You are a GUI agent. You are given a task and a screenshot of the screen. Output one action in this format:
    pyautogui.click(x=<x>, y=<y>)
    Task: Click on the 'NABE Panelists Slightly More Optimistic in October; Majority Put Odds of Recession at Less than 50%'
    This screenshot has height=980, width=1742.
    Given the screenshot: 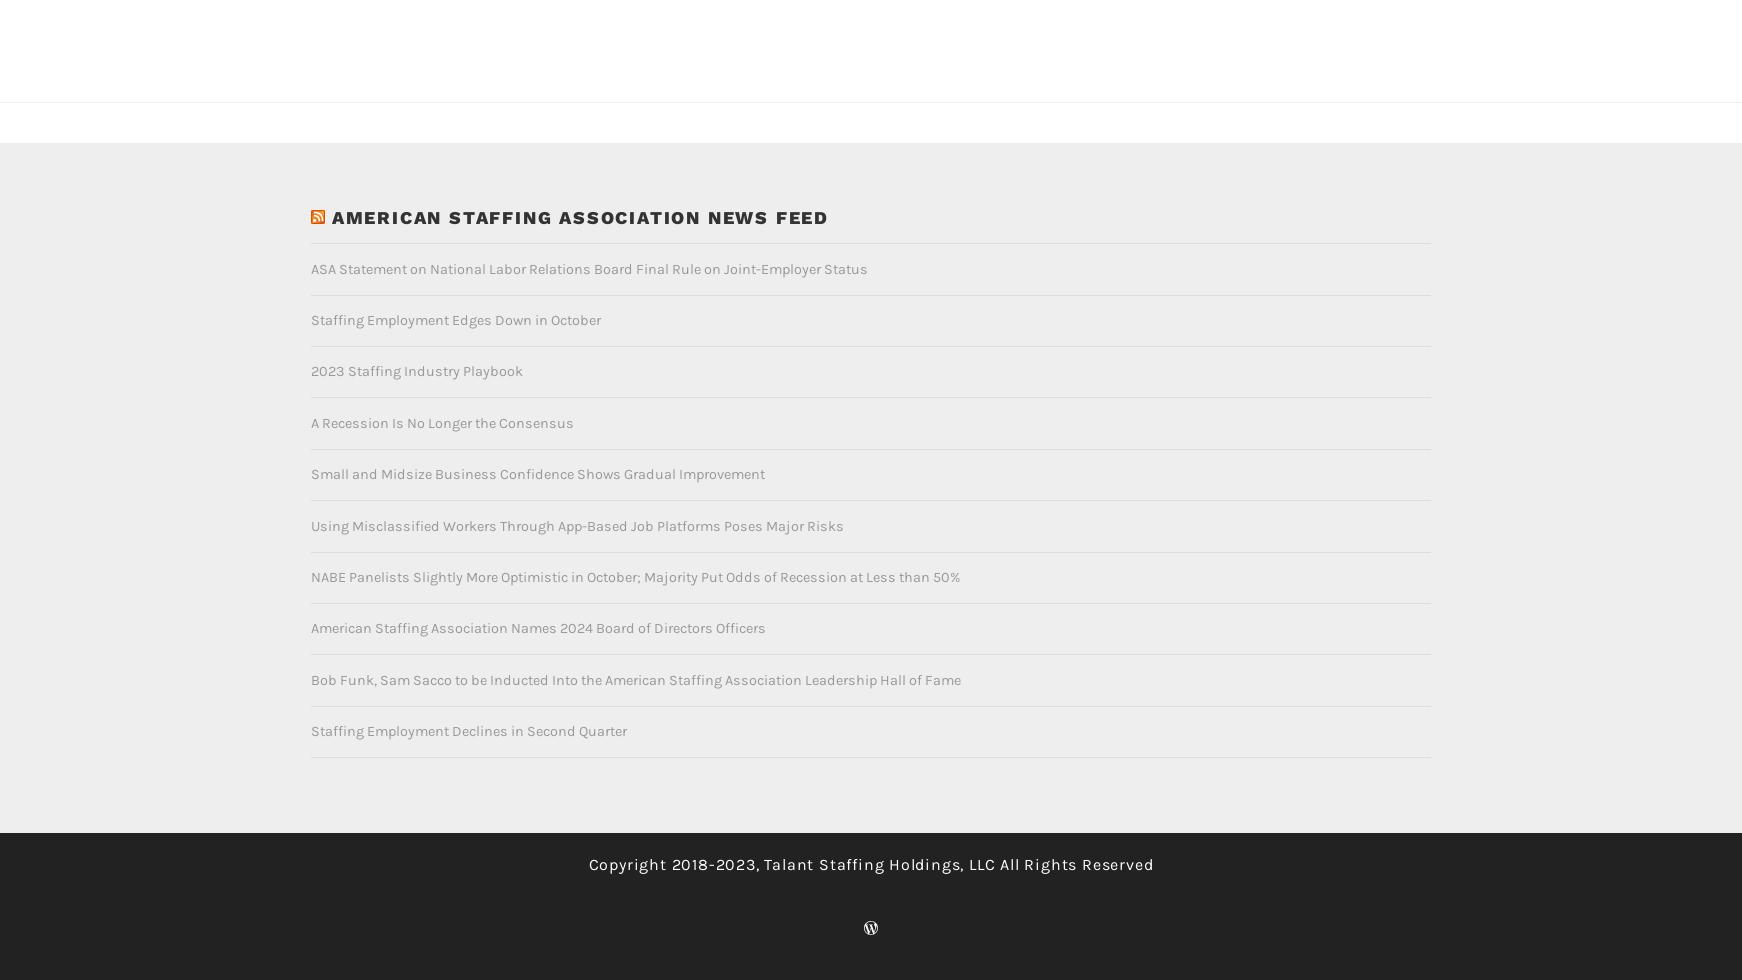 What is the action you would take?
    pyautogui.click(x=634, y=544)
    